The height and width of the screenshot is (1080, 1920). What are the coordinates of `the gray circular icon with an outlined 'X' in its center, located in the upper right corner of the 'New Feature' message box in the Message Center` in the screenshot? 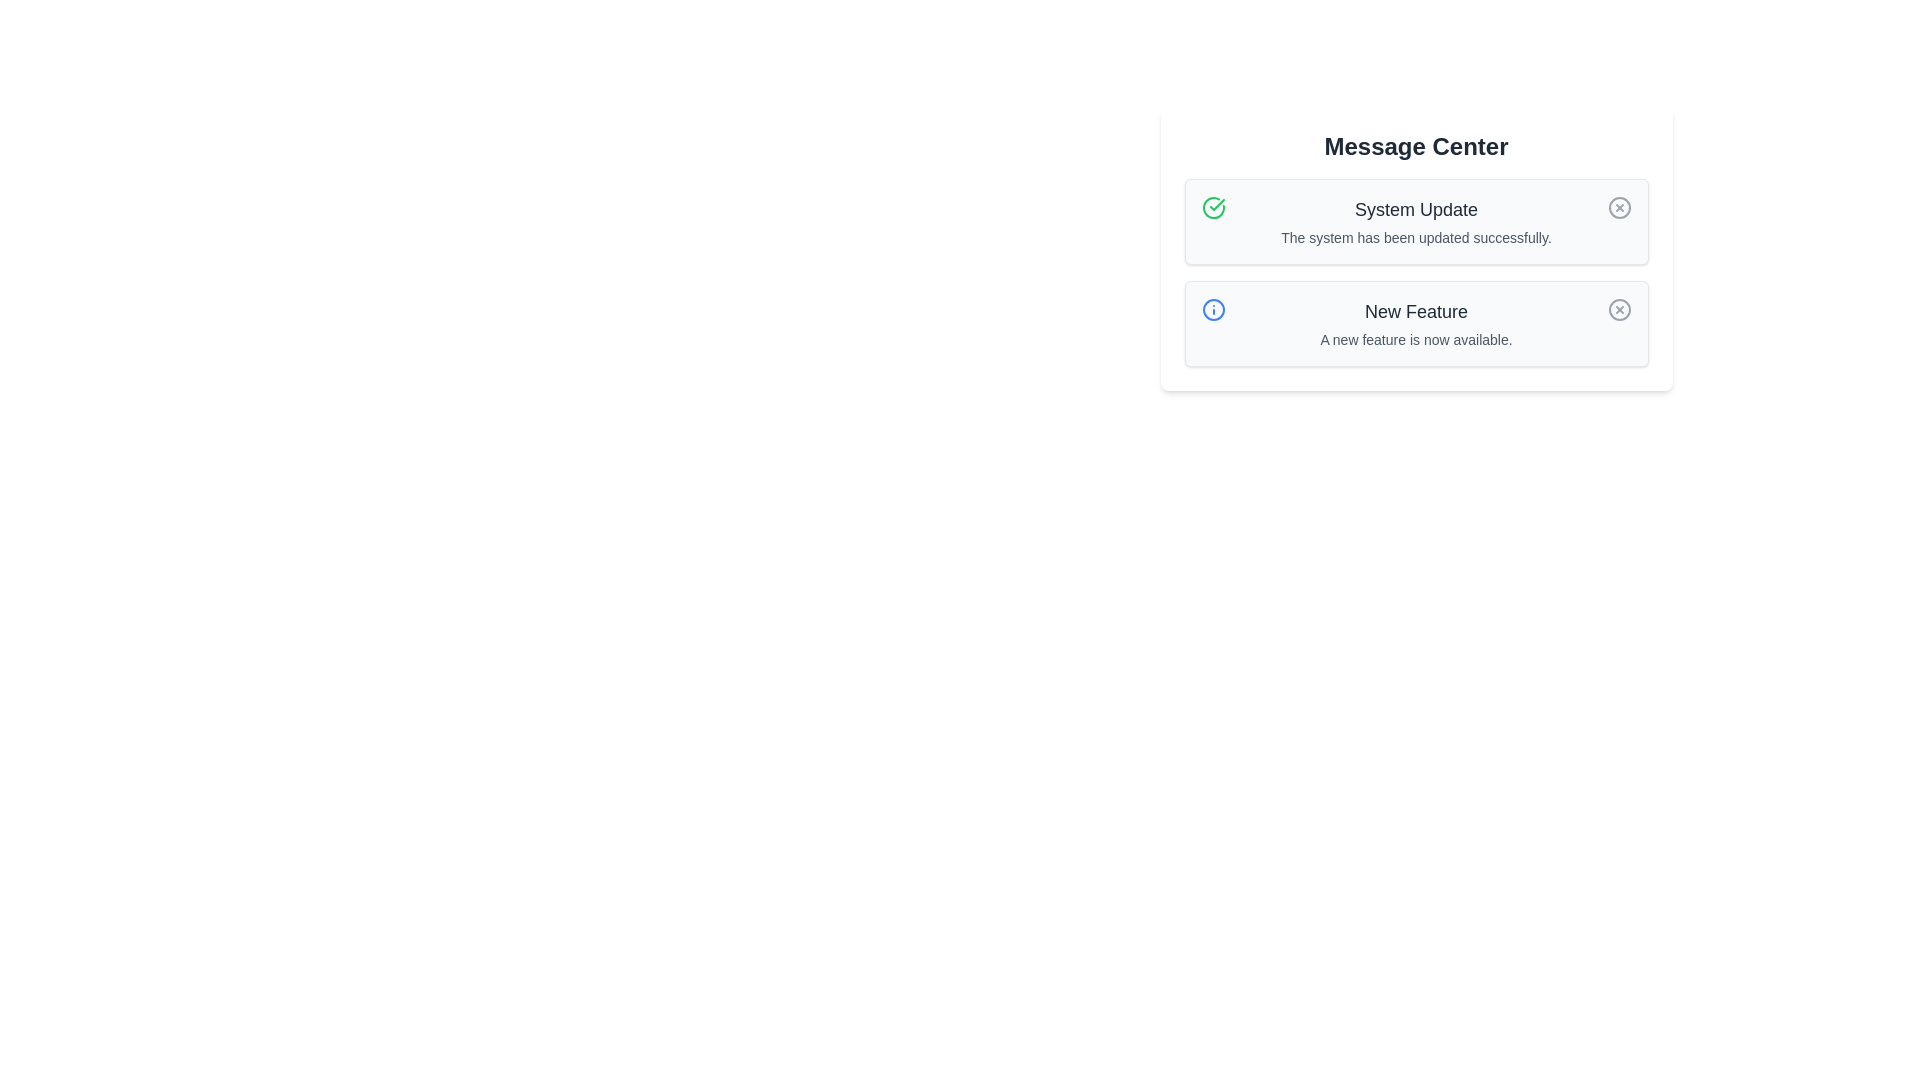 It's located at (1619, 309).